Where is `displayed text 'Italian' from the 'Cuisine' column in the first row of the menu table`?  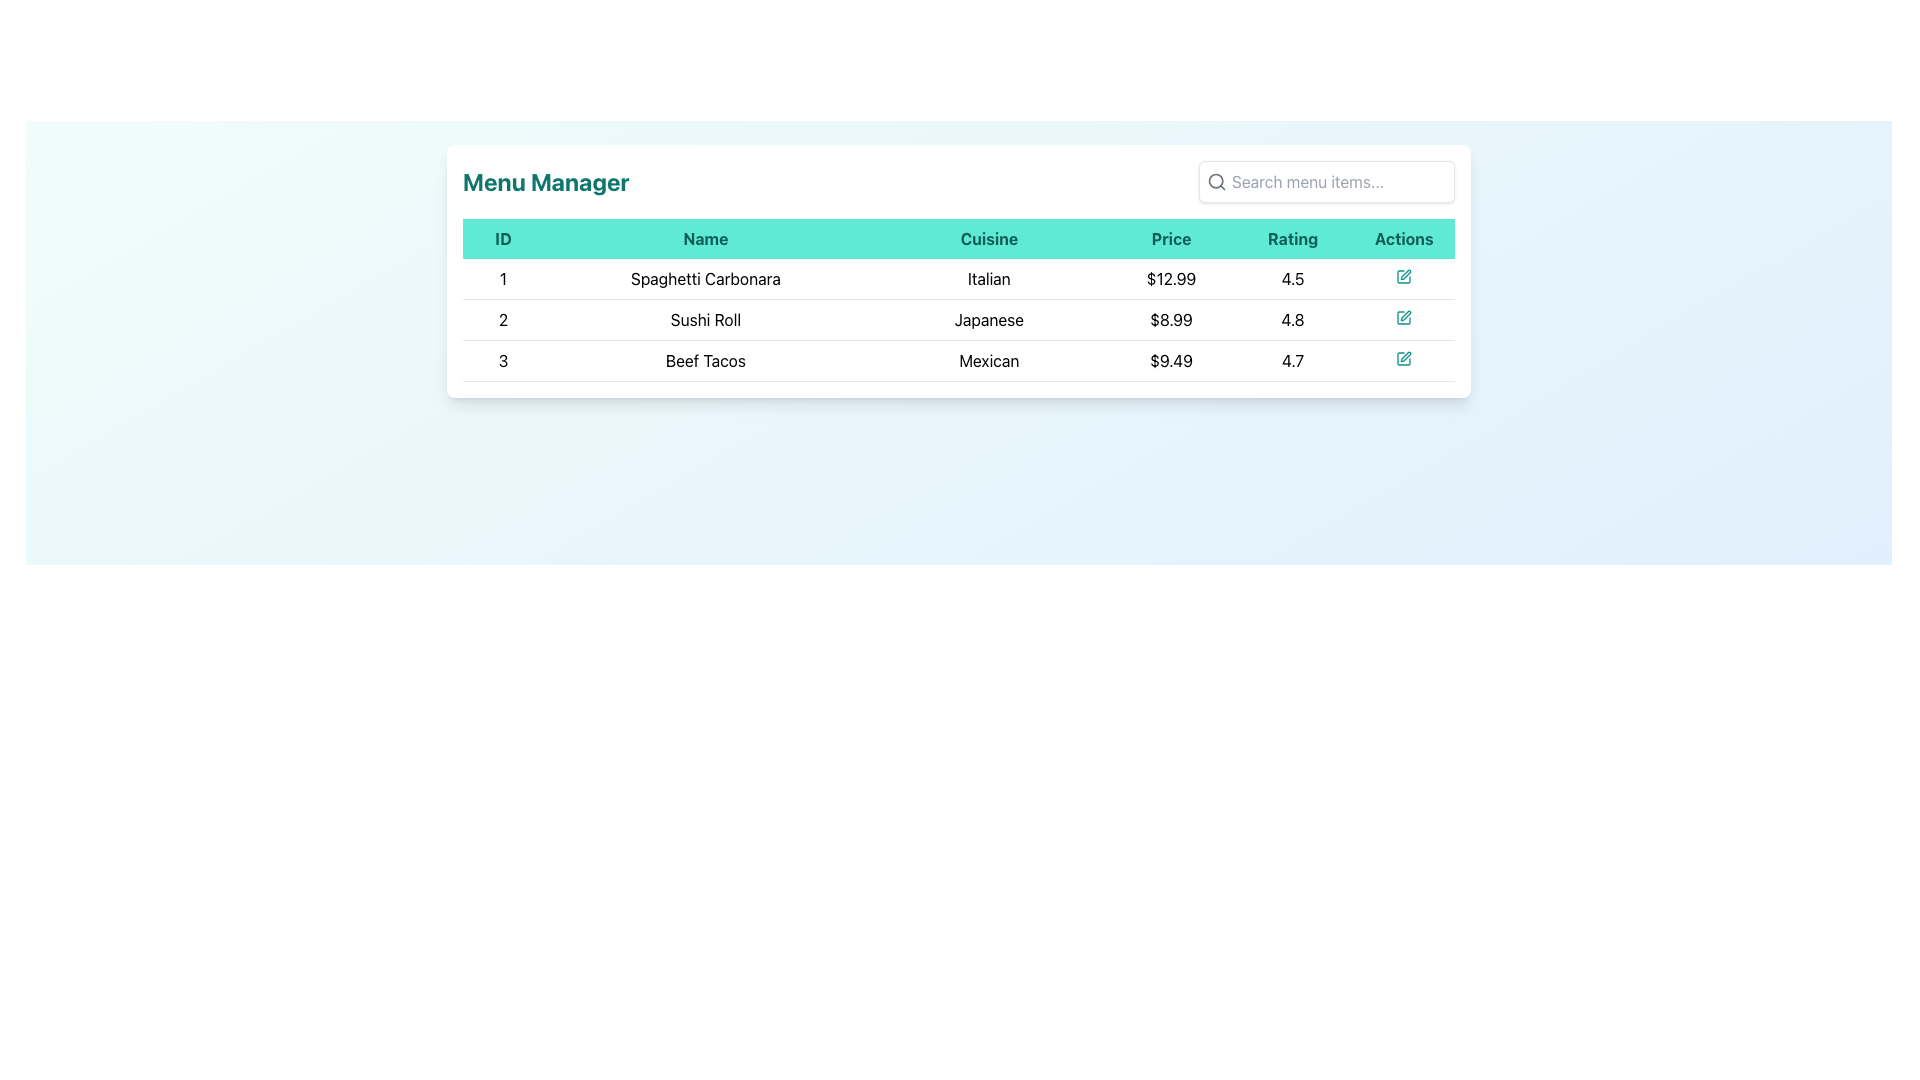 displayed text 'Italian' from the 'Cuisine' column in the first row of the menu table is located at coordinates (989, 279).